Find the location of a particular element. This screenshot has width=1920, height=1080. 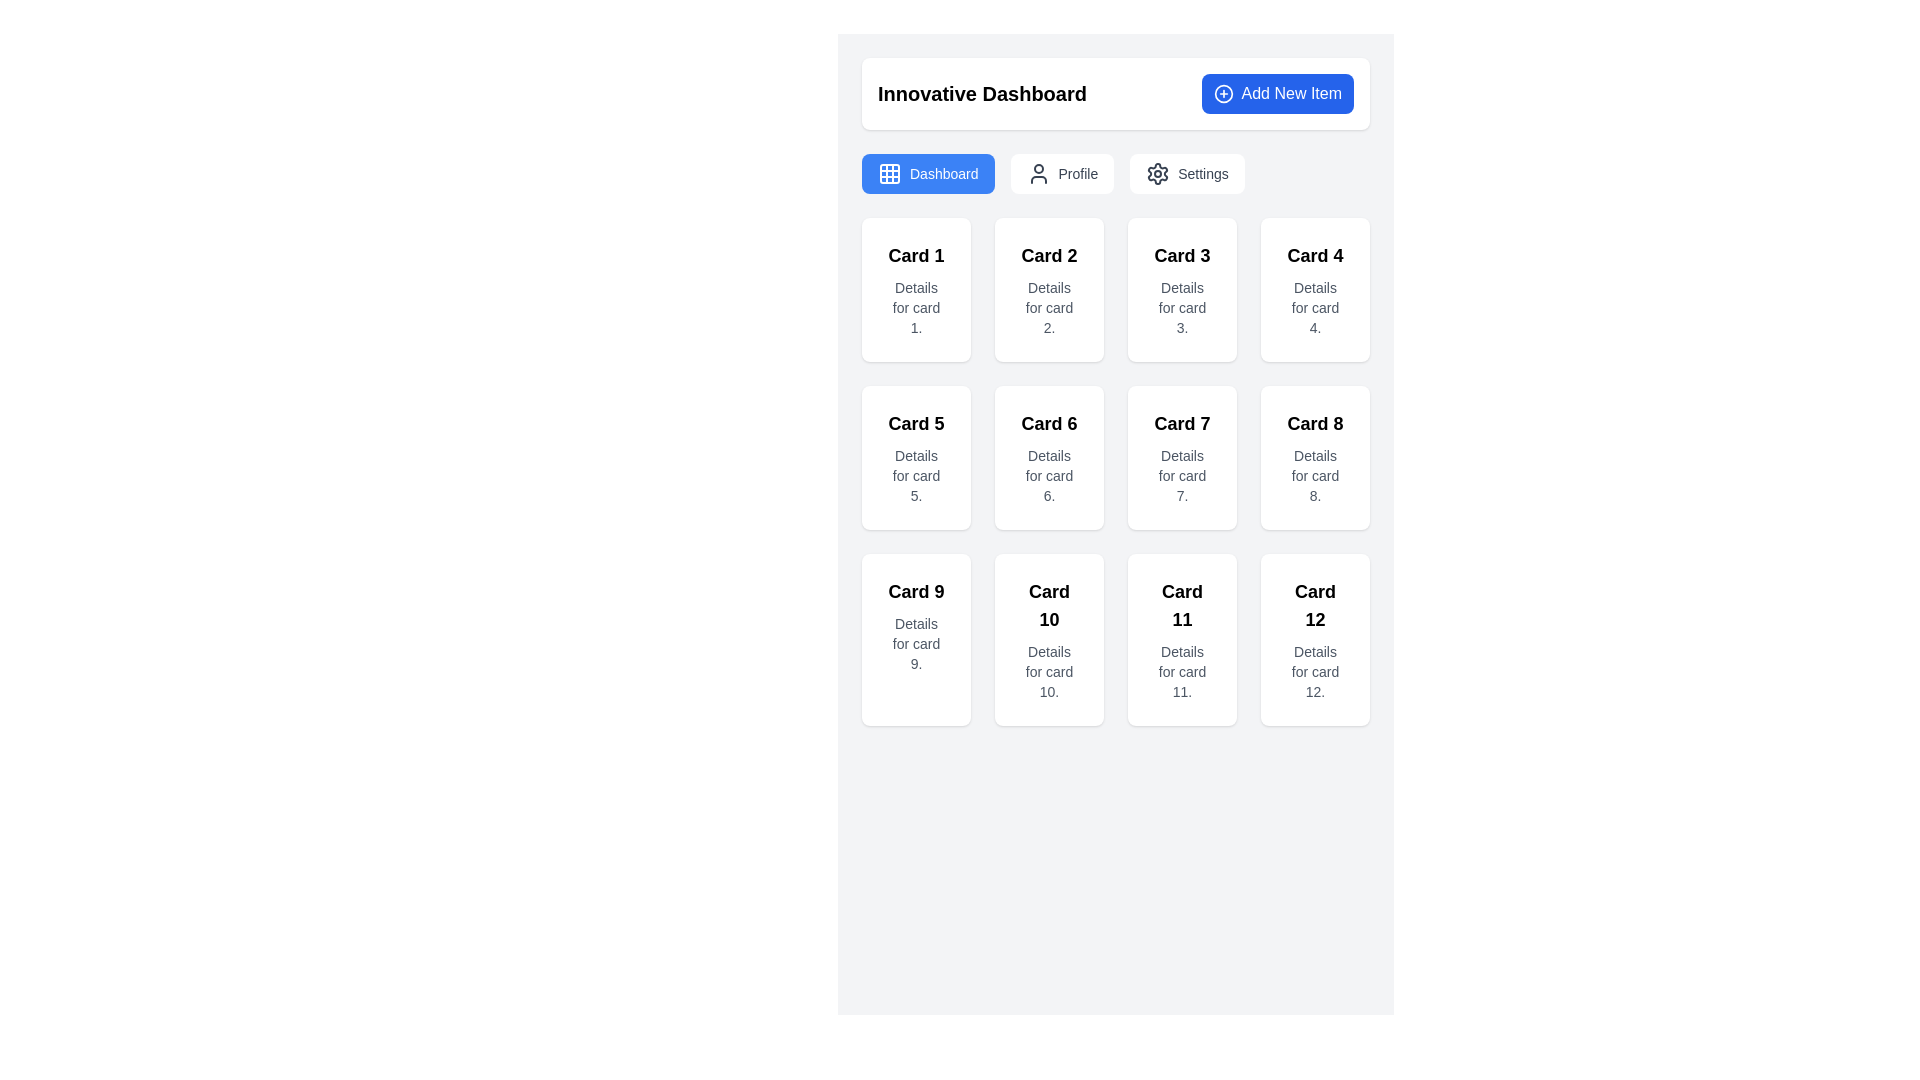

text content of the title label identifying 'Card 7' located at the top-center of the seventh card in the card grid layout is located at coordinates (1182, 423).